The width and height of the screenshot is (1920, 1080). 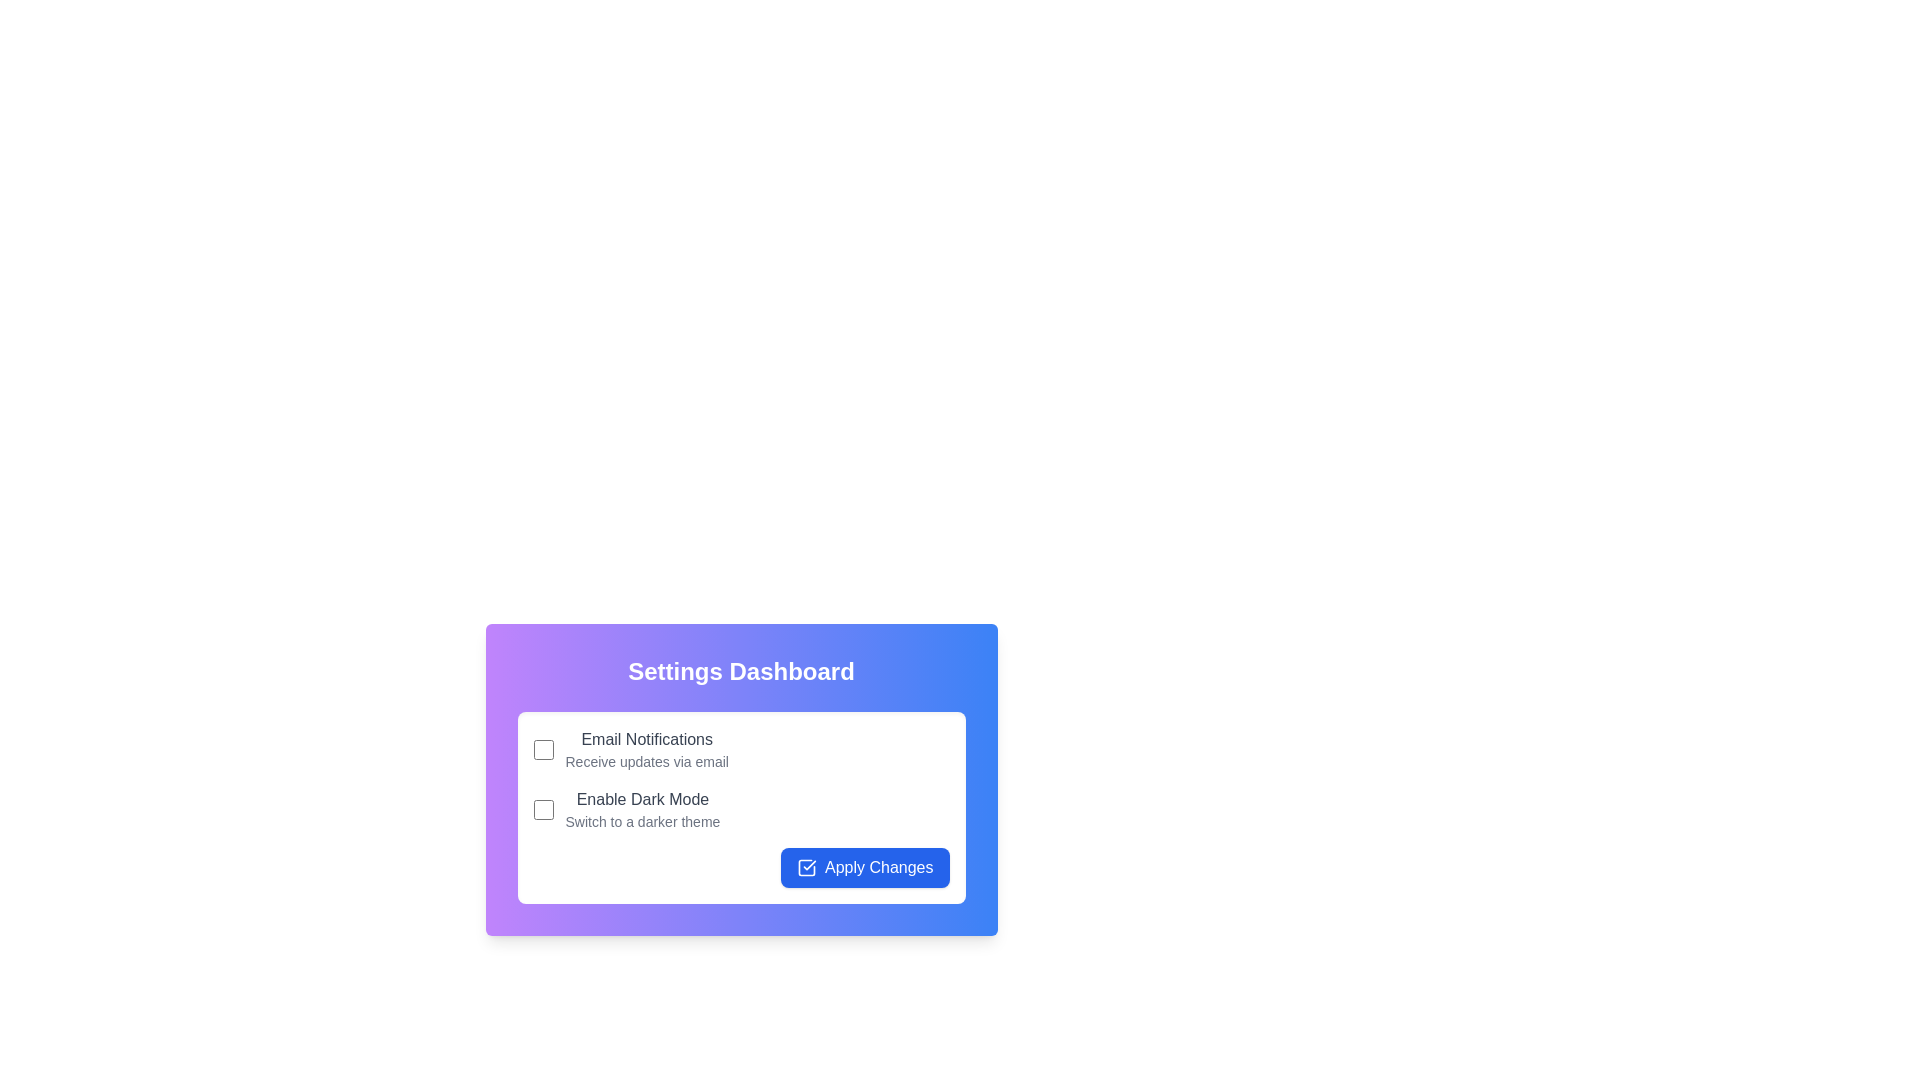 What do you see at coordinates (864, 866) in the screenshot?
I see `the 'Apply' button located at the bottom-right of the 'Settings Dashboard' card` at bounding box center [864, 866].